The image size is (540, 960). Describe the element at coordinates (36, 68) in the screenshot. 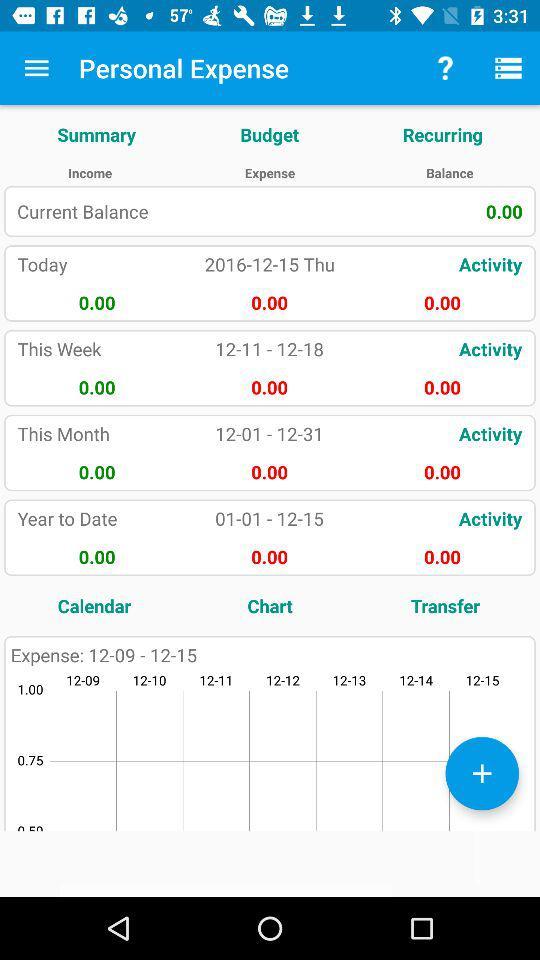

I see `item next to personal expense` at that location.